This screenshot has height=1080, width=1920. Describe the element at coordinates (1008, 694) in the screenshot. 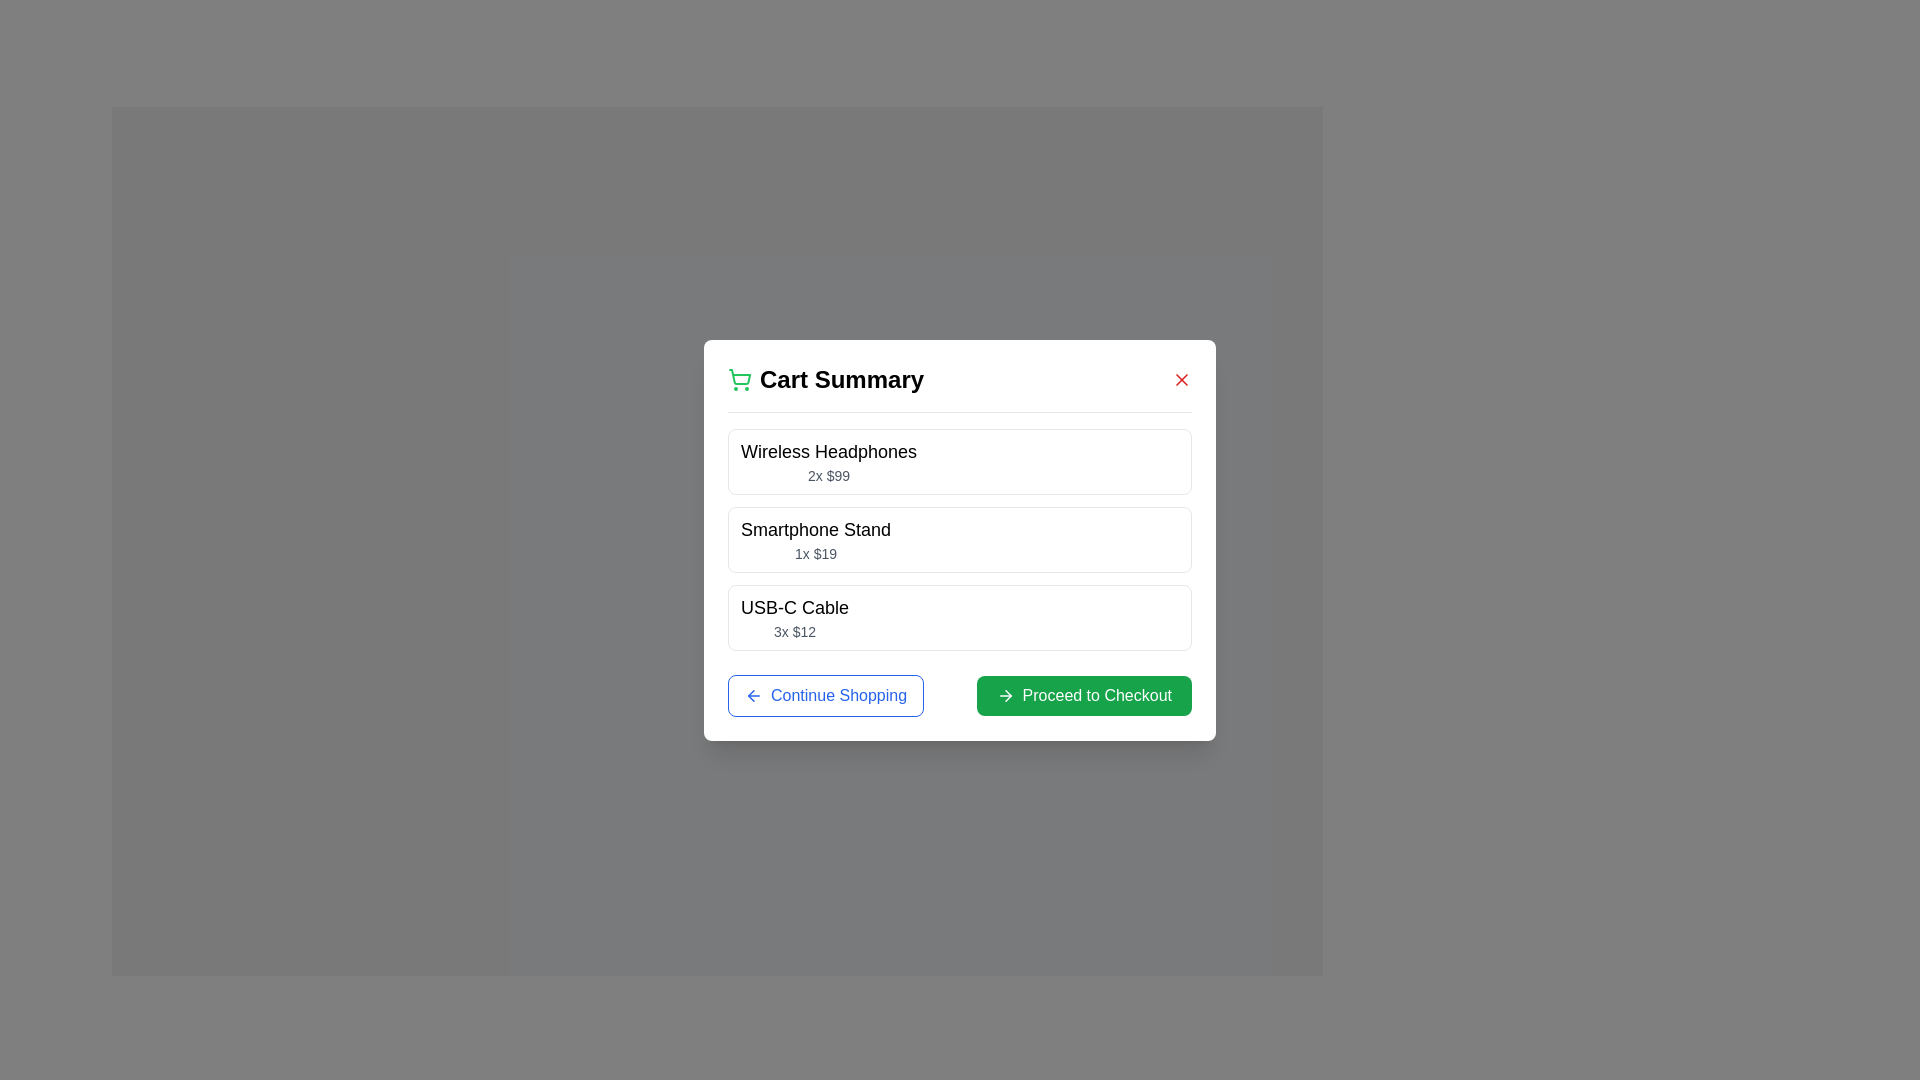

I see `the arrow icon in the bottom-right portion of the dialog box, part of the 'Proceed to Checkout' button, to proceed to checkout` at that location.